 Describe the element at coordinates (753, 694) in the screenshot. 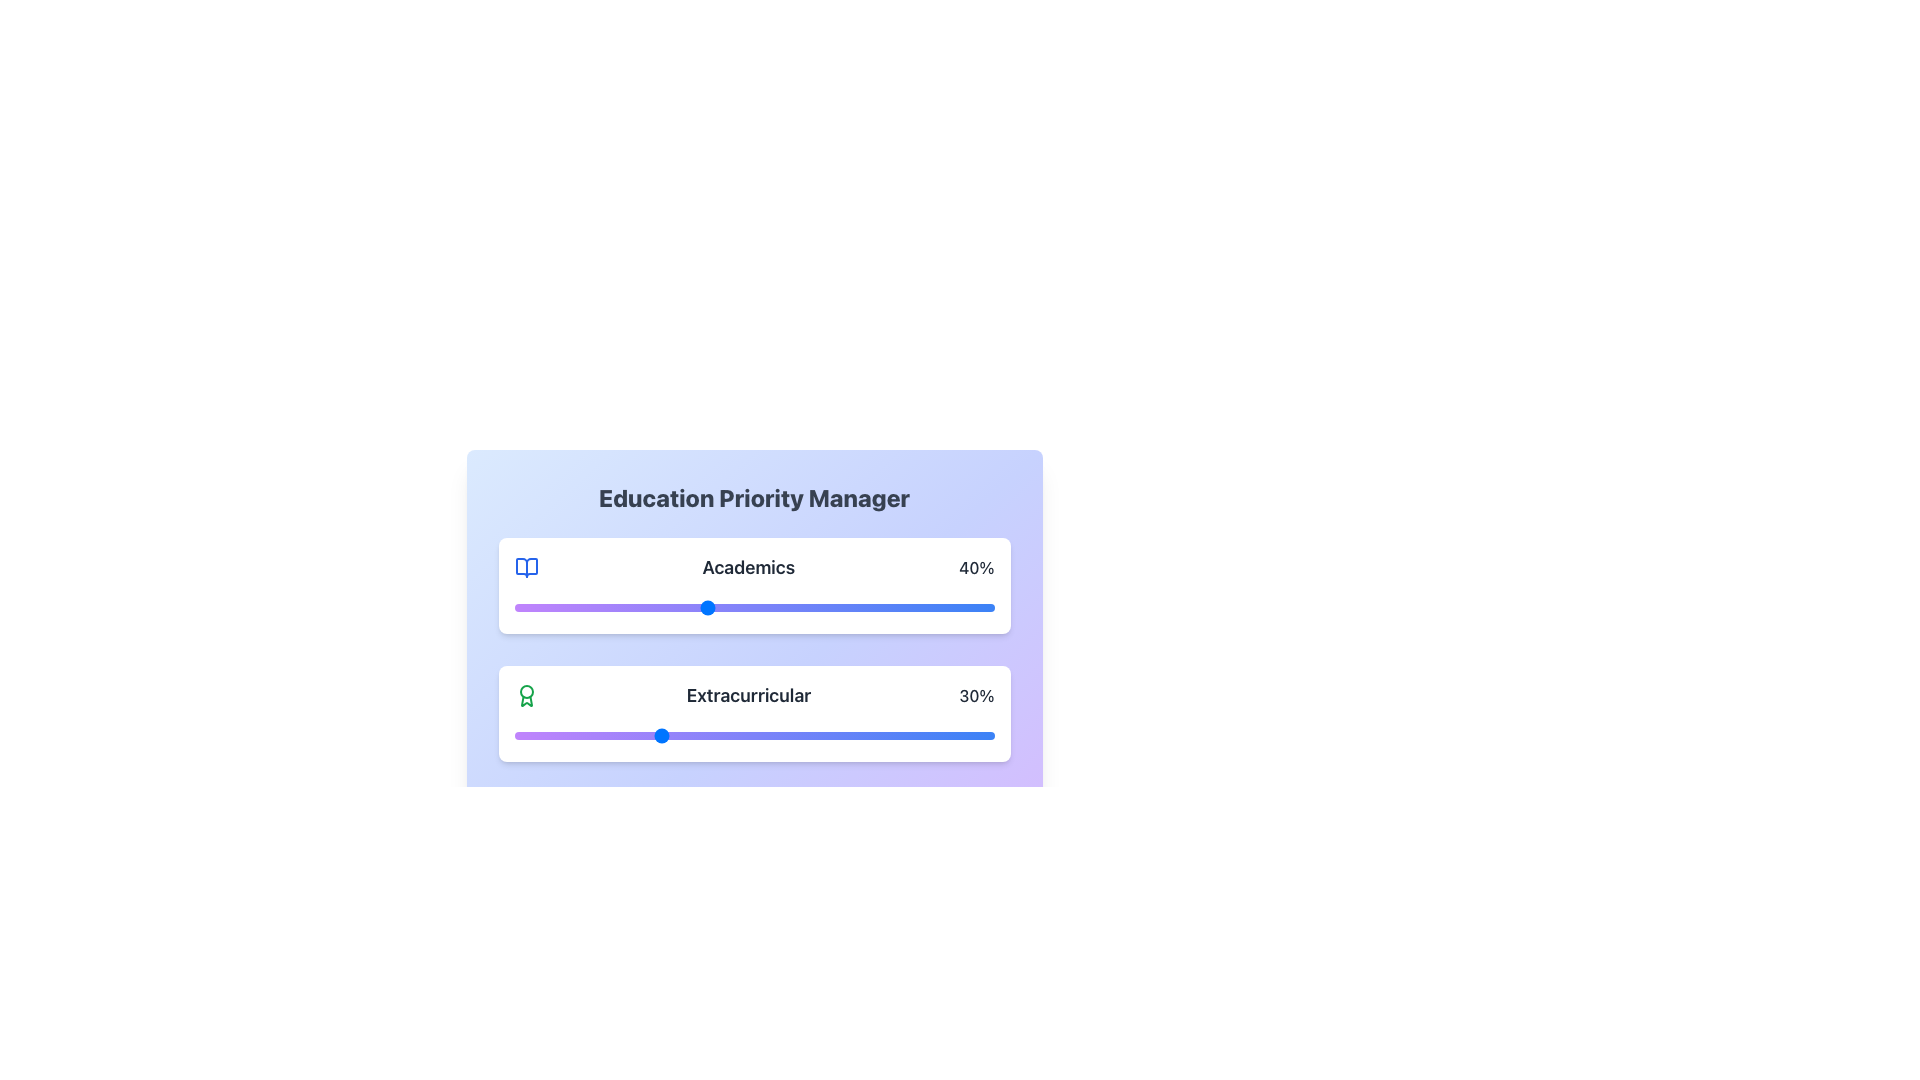

I see `the composite display element that shows the label 'Extracurricular' and the value '30%', featuring a green award-like icon on the left` at that location.